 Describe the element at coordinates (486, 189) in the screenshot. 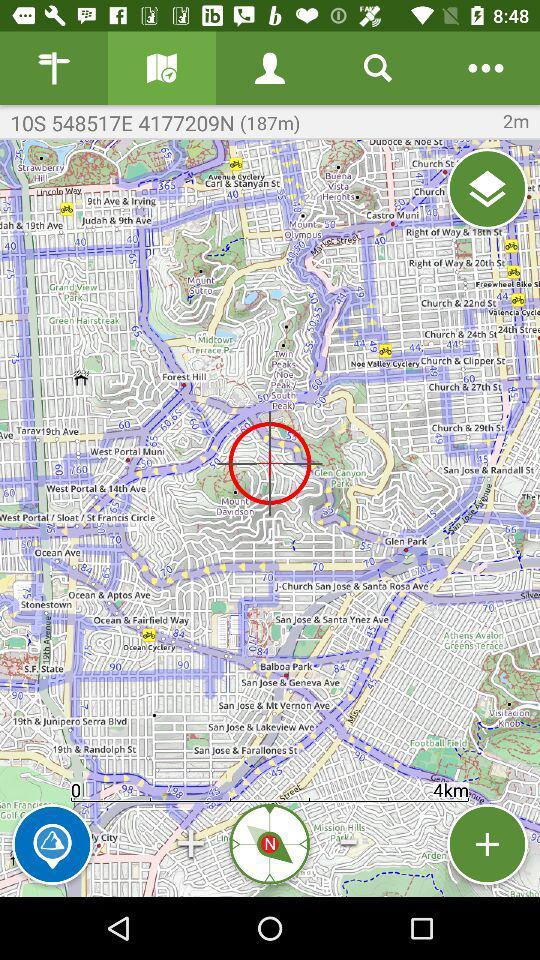

I see `layer menu` at that location.